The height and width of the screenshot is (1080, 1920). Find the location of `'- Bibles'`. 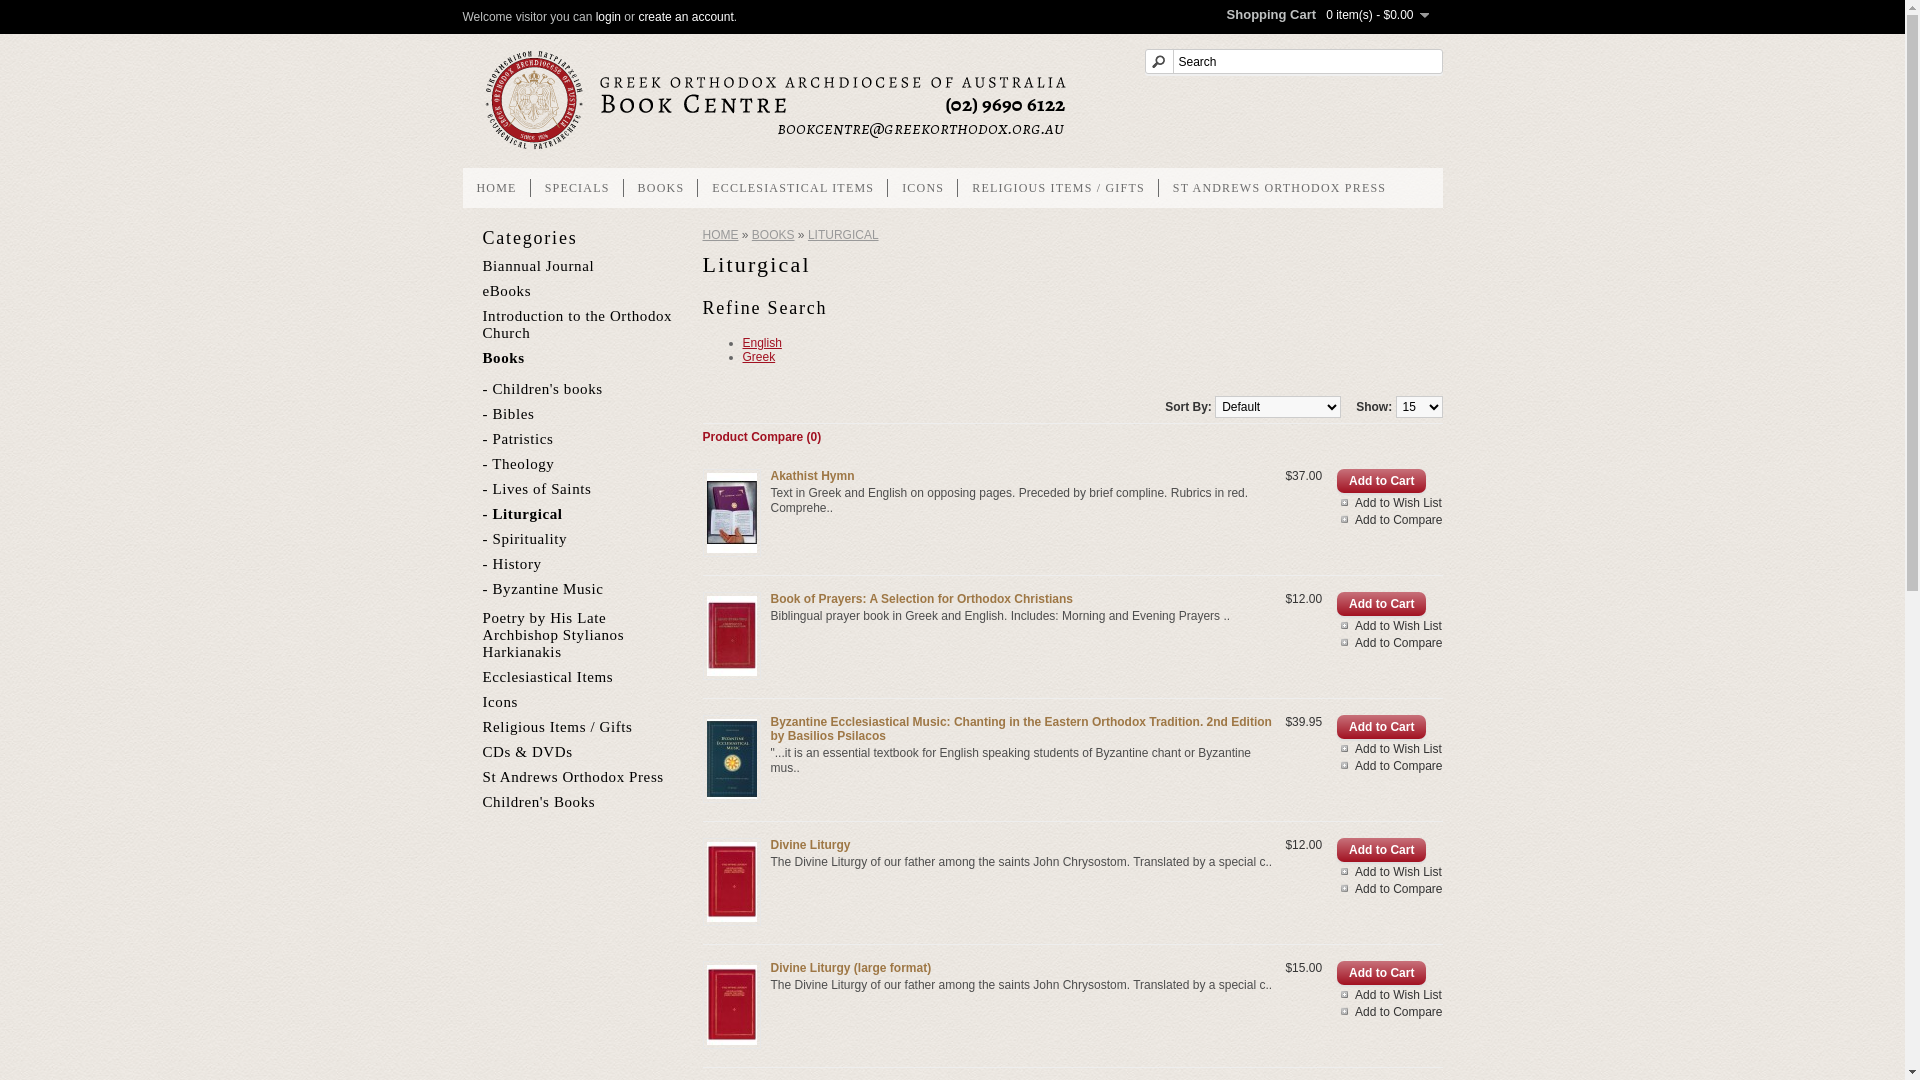

'- Bibles' is located at coordinates (580, 413).